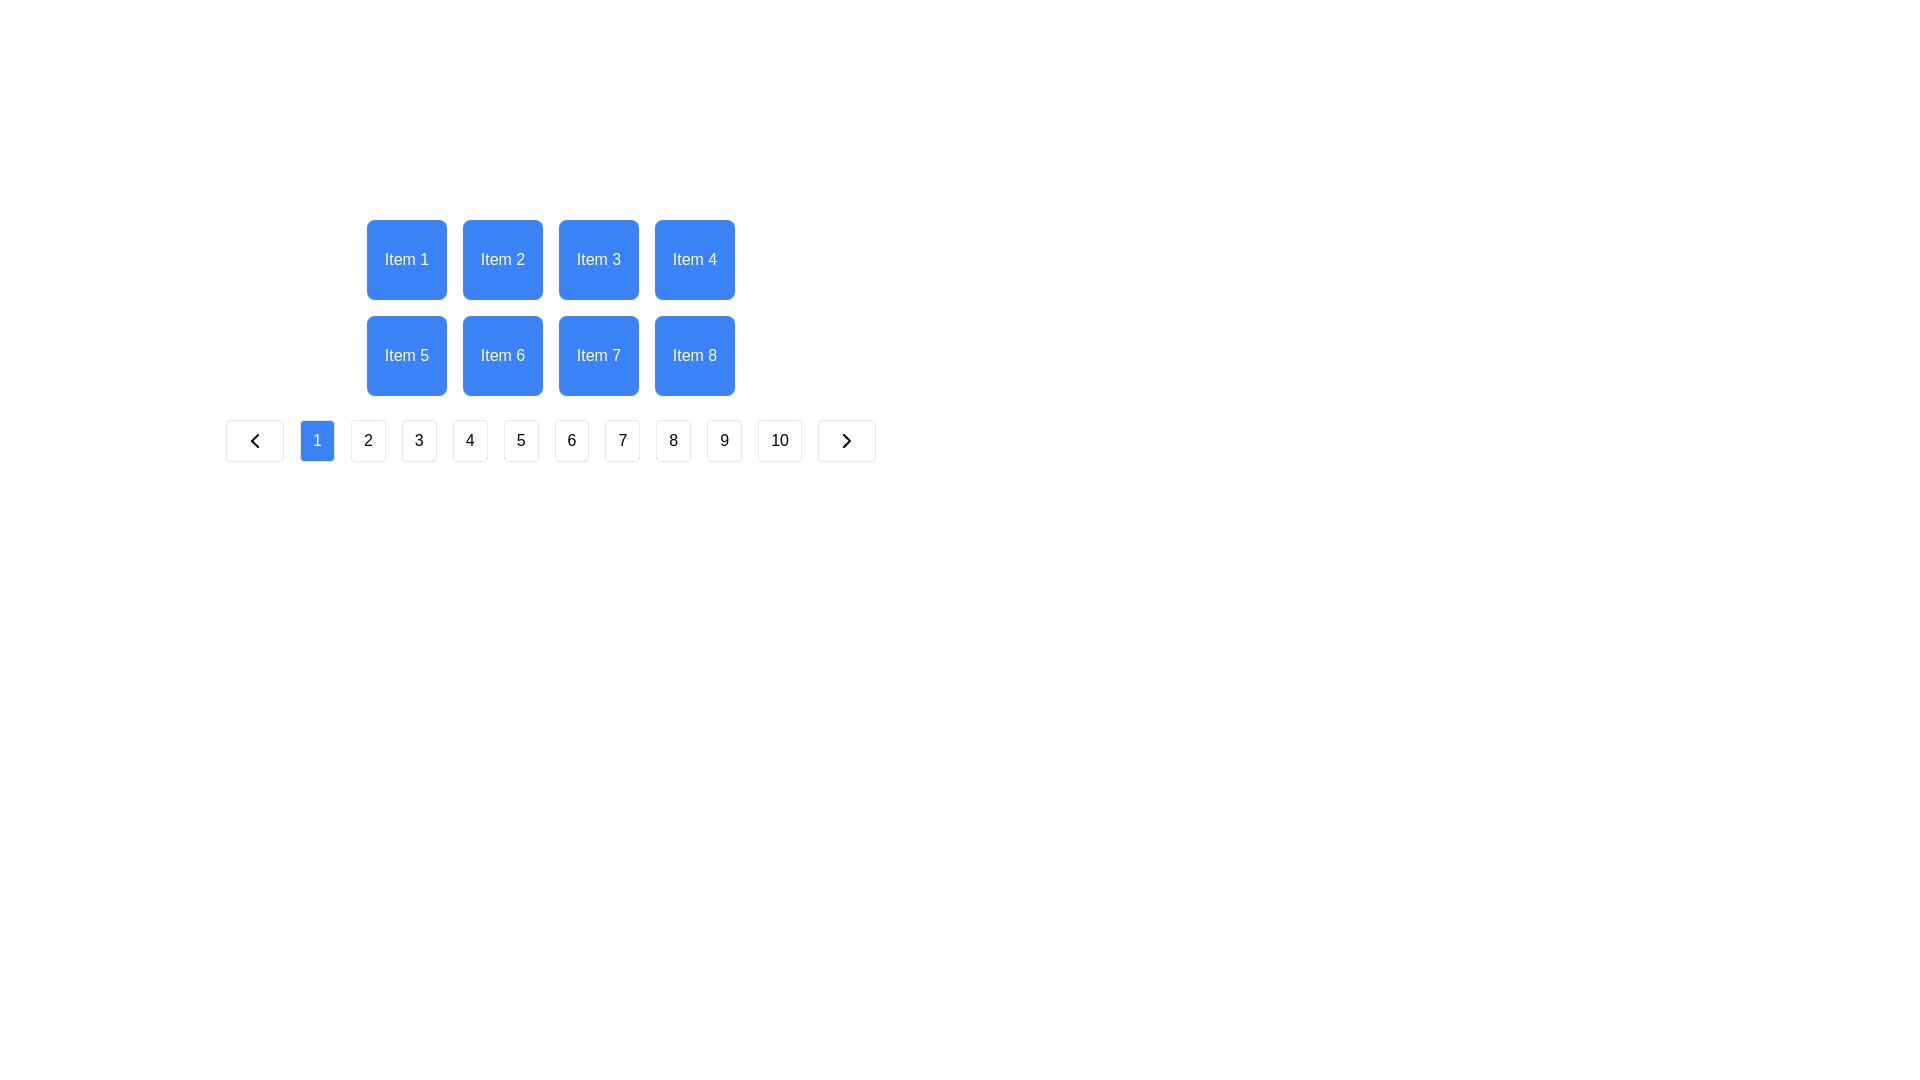 This screenshot has width=1920, height=1080. Describe the element at coordinates (723, 439) in the screenshot. I see `the rectangular button labeled '9' which is styled with borders and rounded corners, located beneath the grid of blue buttons labeled 'Item 1' through 'Item 8'` at that location.